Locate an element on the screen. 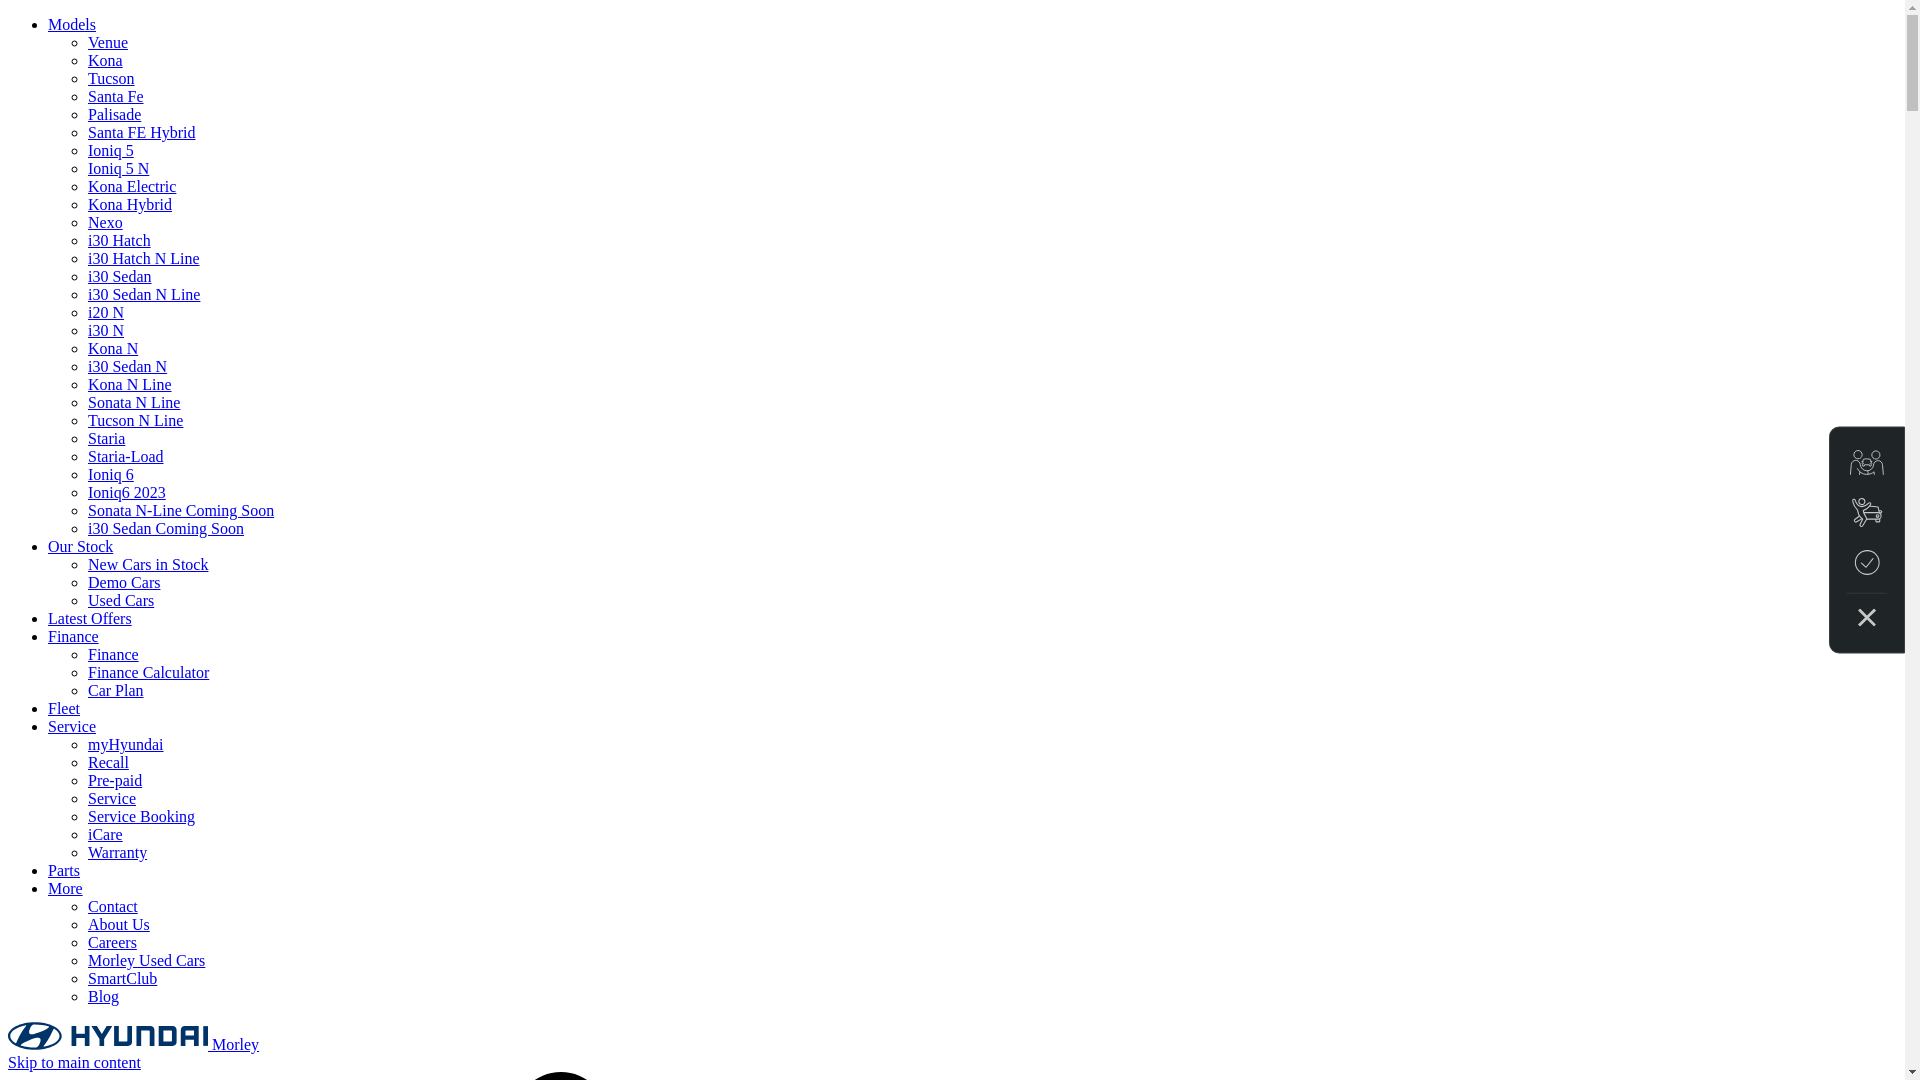 Image resolution: width=1920 pixels, height=1080 pixels. 'i30 Sedan' is located at coordinates (119, 276).